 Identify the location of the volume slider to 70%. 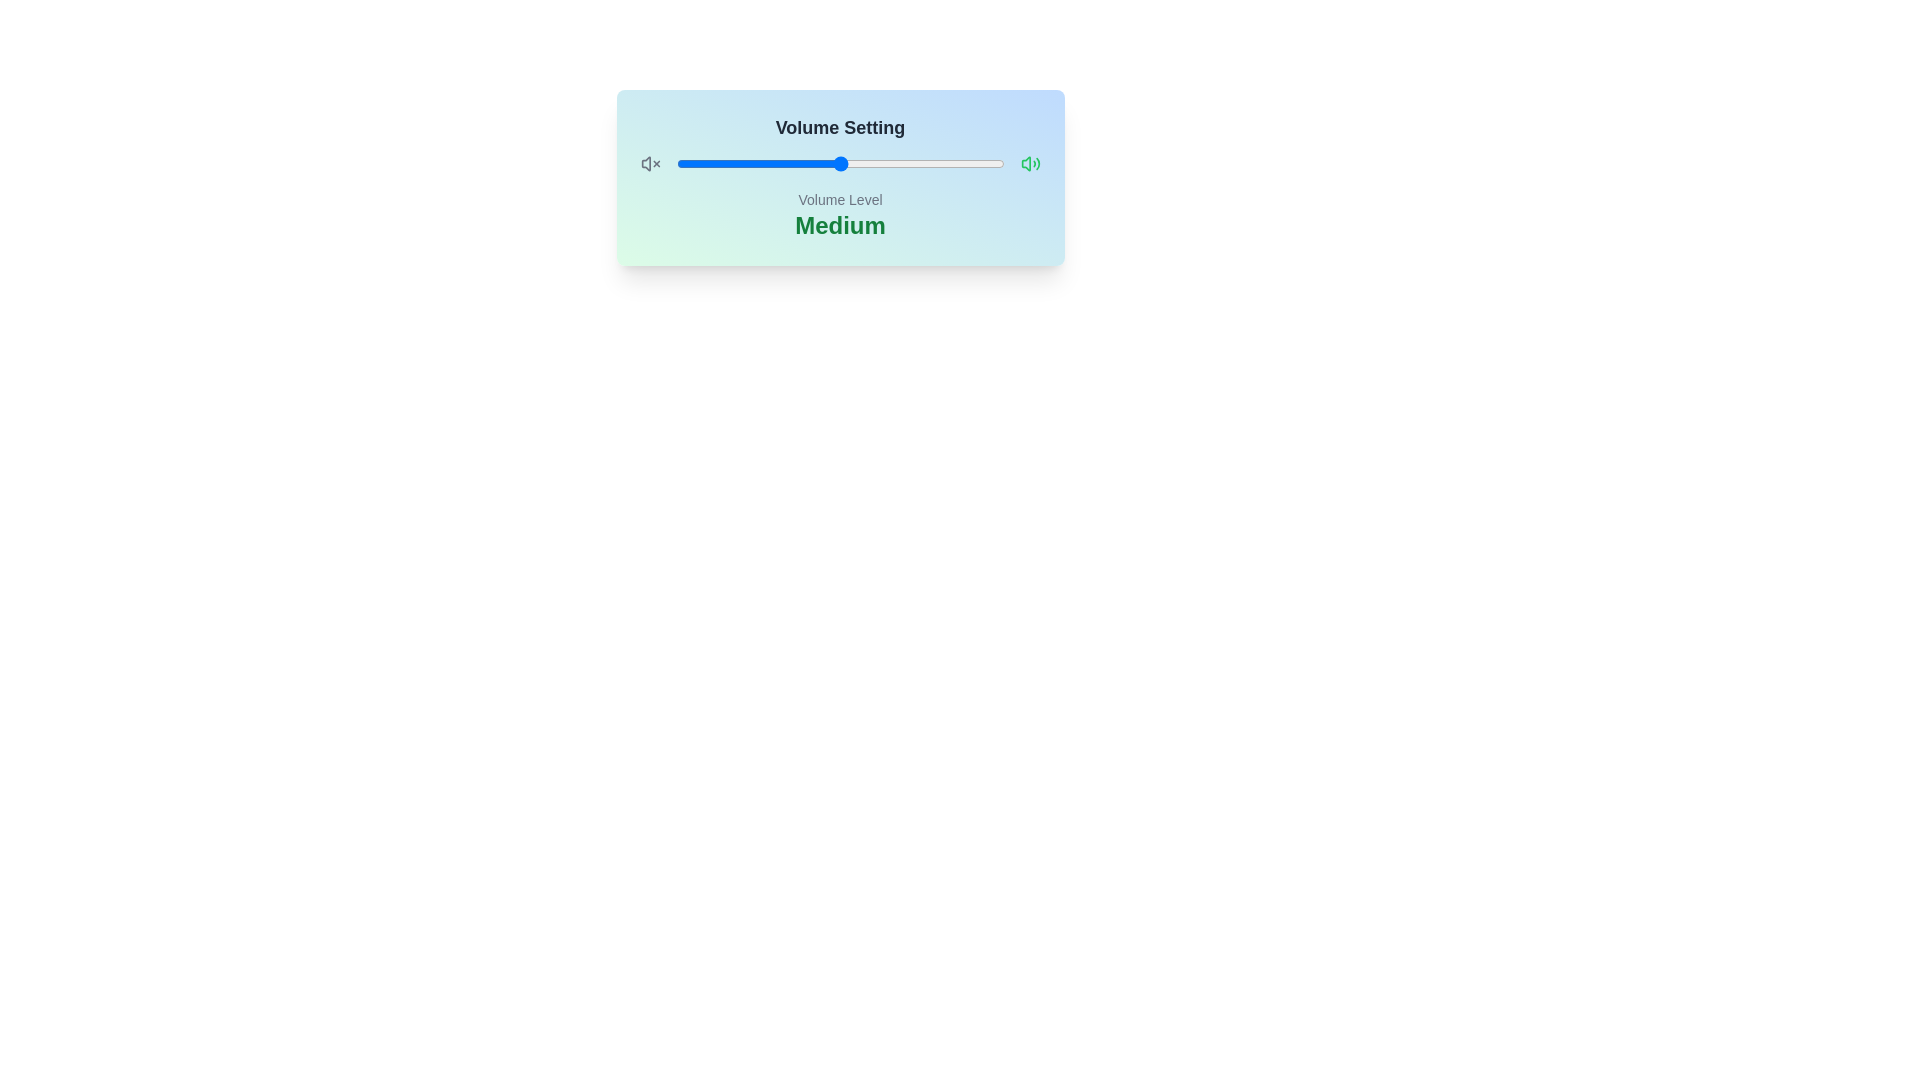
(905, 163).